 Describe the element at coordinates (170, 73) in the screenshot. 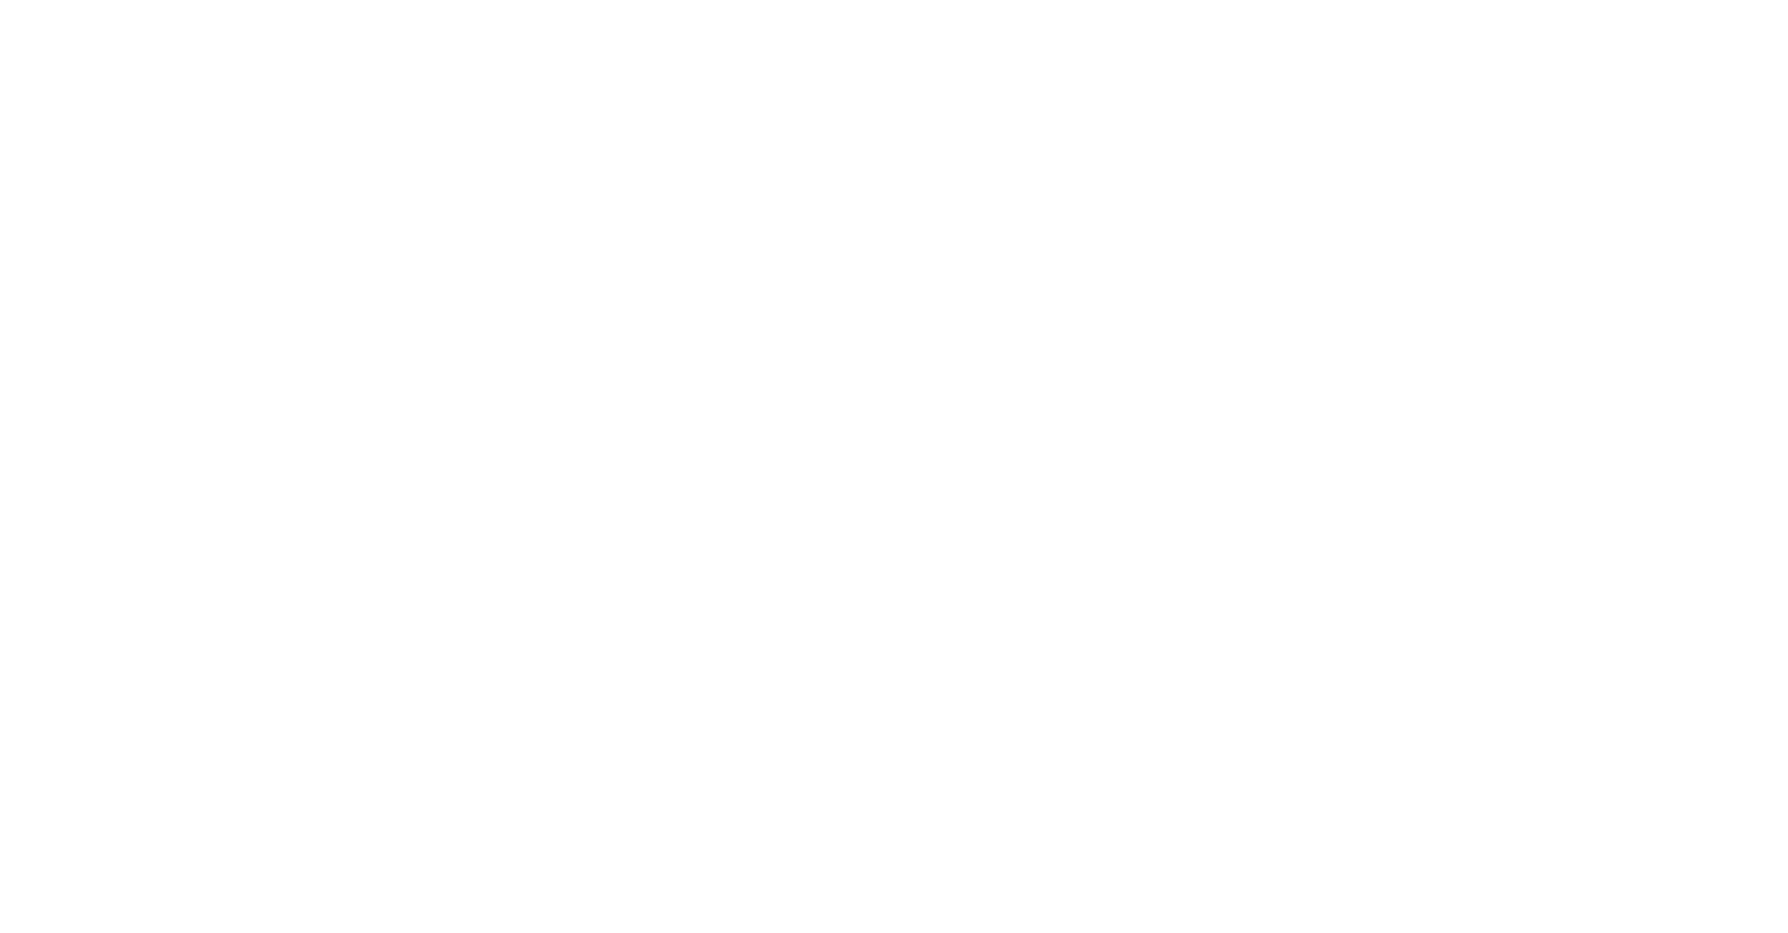

I see `'Technologiepolitisch bedeutsame Veranstaltungen'` at that location.